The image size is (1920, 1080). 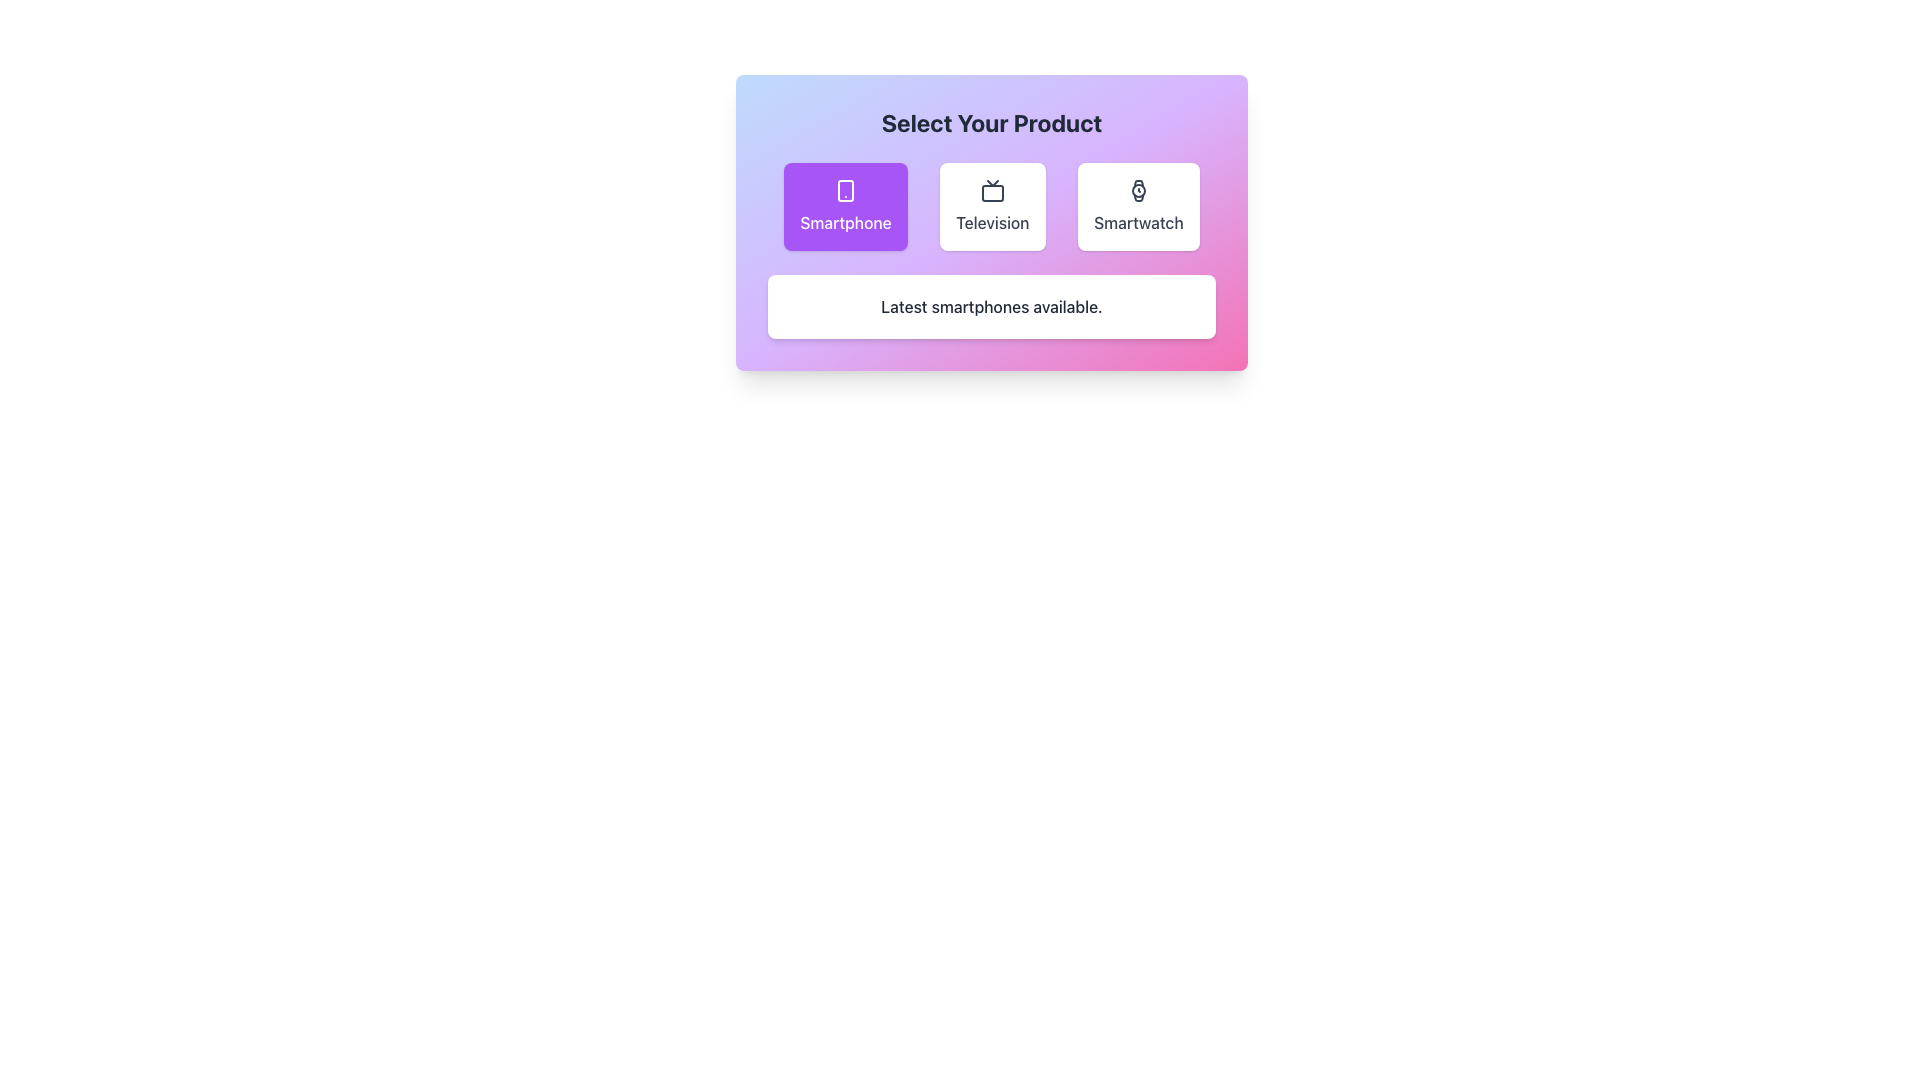 I want to click on the text label indicating the option related to Smartwatches, located at the far-right position of the horizontally aligned options under the heading 'Select Your Product', so click(x=1138, y=223).